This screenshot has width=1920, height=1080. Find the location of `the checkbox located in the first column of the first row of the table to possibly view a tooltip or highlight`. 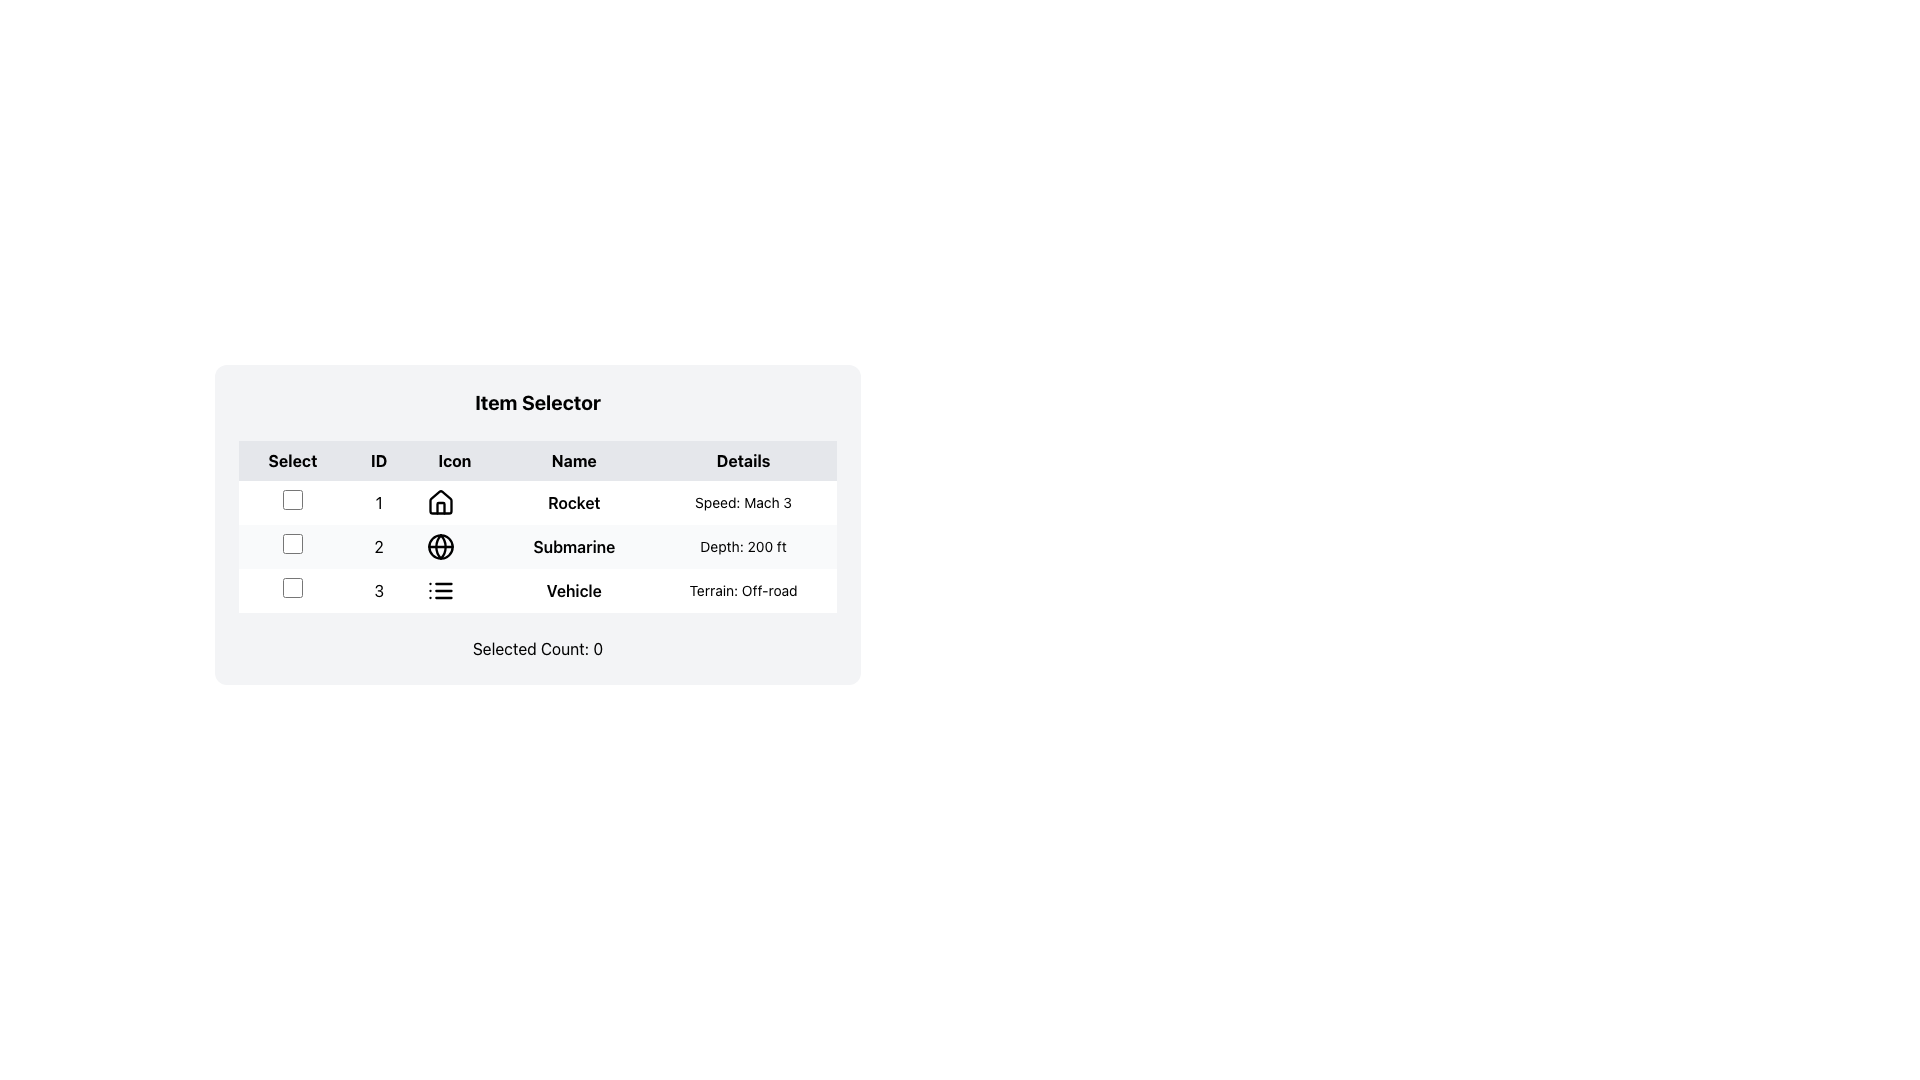

the checkbox located in the first column of the first row of the table to possibly view a tooltip or highlight is located at coordinates (291, 501).